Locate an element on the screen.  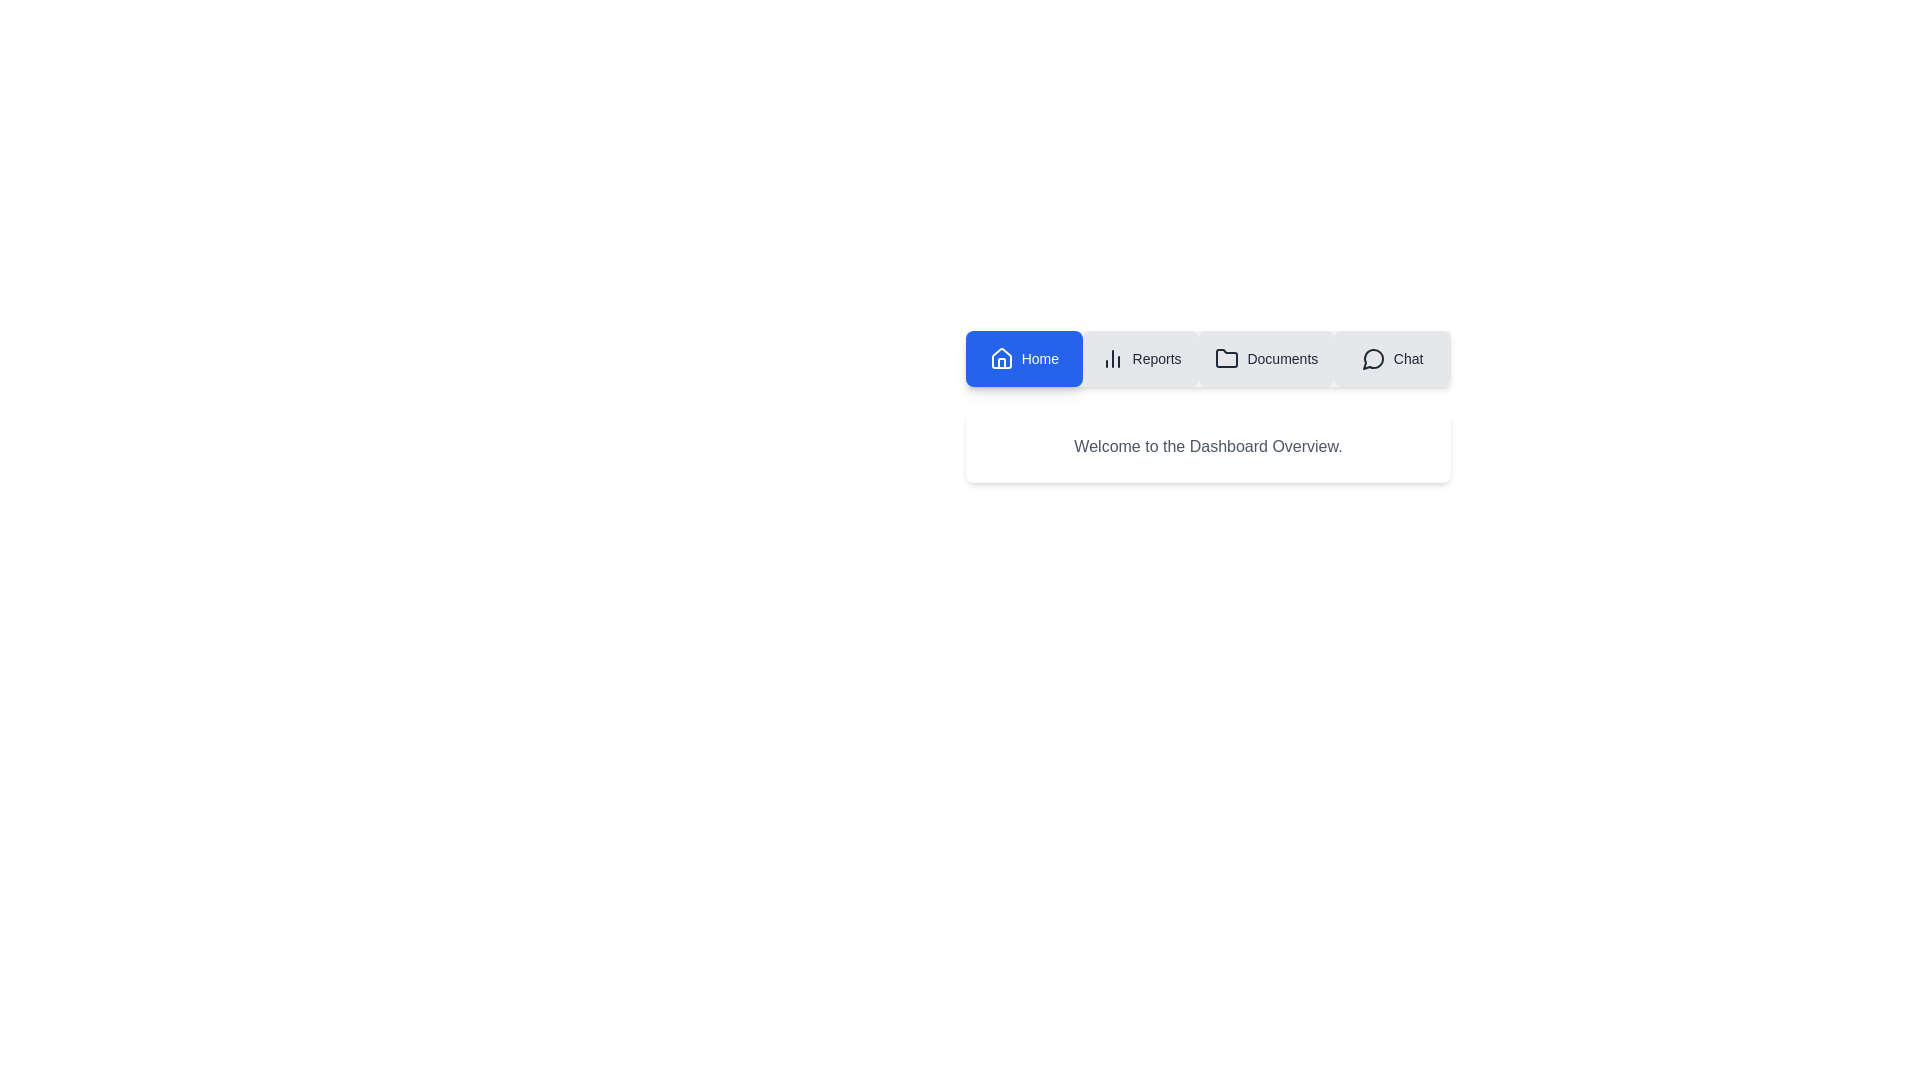
the tab labeled Home is located at coordinates (1024, 357).